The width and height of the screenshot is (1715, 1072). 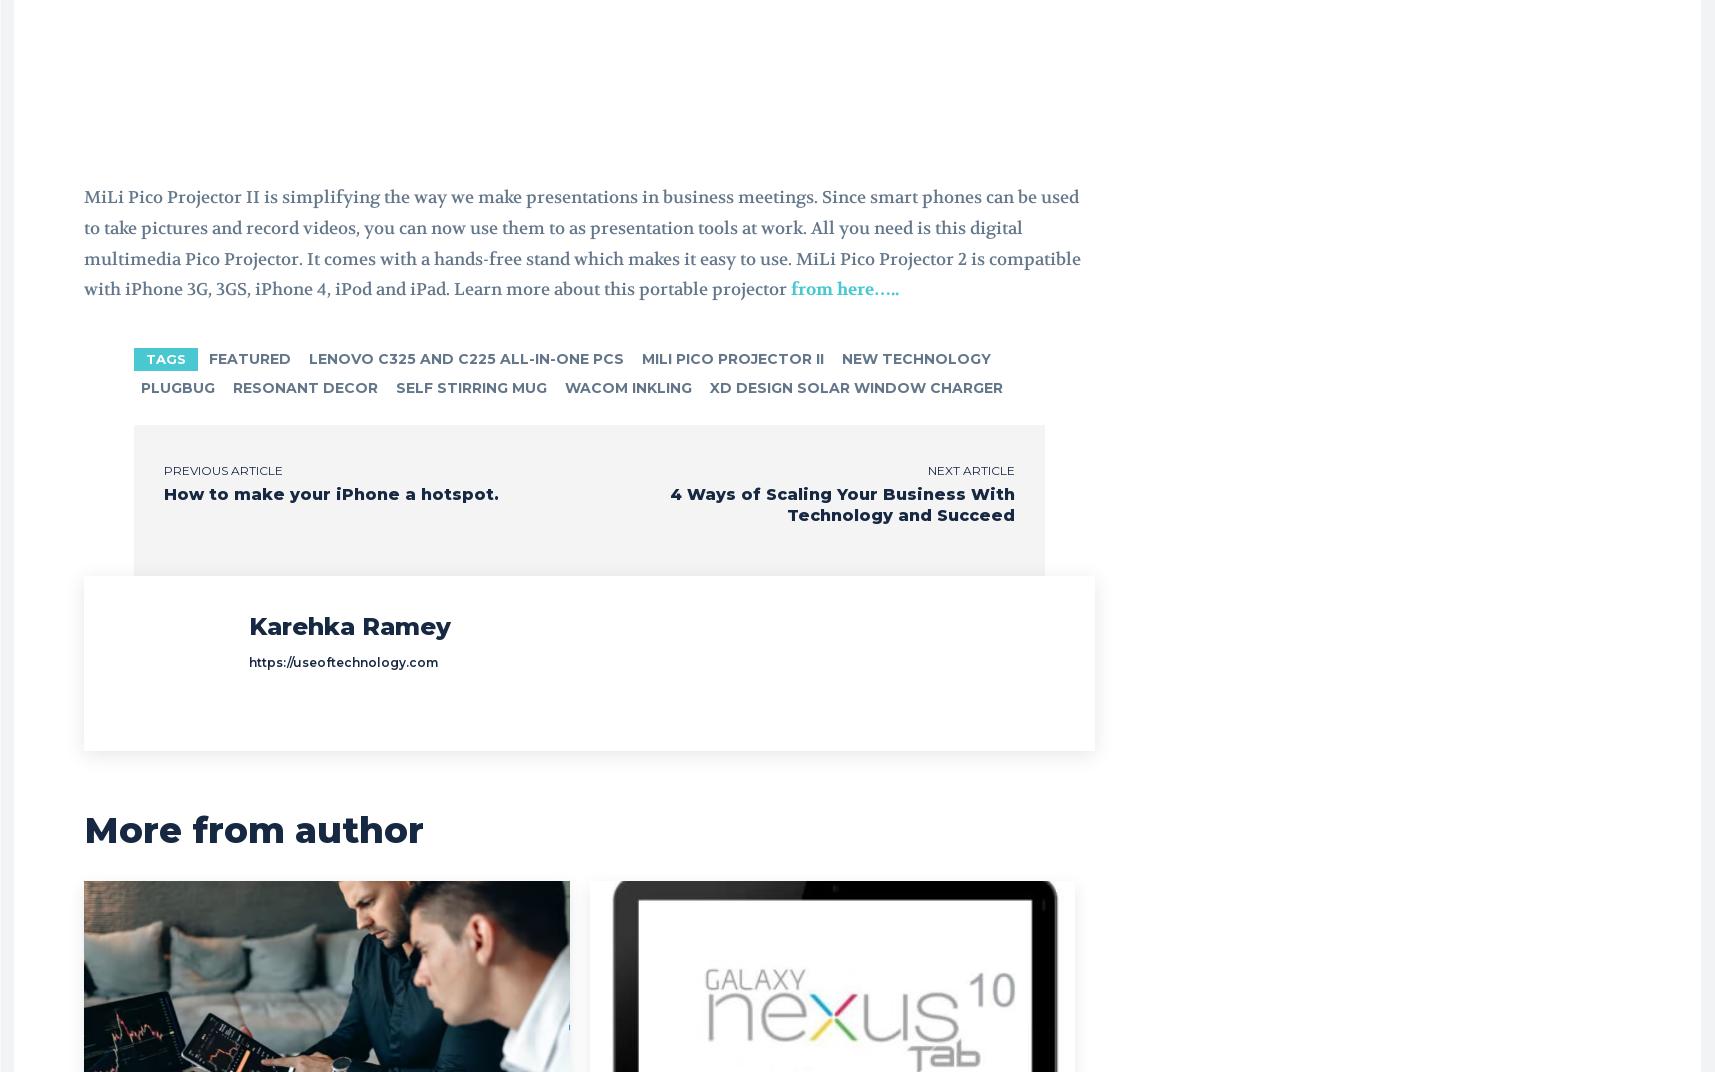 I want to click on 'MiLi Pico Projector II is simplifying the way we make presentations in business meetings. Since smart phones can be used to take pictures and record videos, you can now use them to as presentation tools at work. All you need is this digital multimedia Pico Projector. It comes with a hands-free stand which makes it easy to use. MiLi Pico Projector 2 is compatible with iPhone 3G, 3GS, iPhone 4, iPod and iPad. Learn more about this portable projector', so click(x=581, y=243).